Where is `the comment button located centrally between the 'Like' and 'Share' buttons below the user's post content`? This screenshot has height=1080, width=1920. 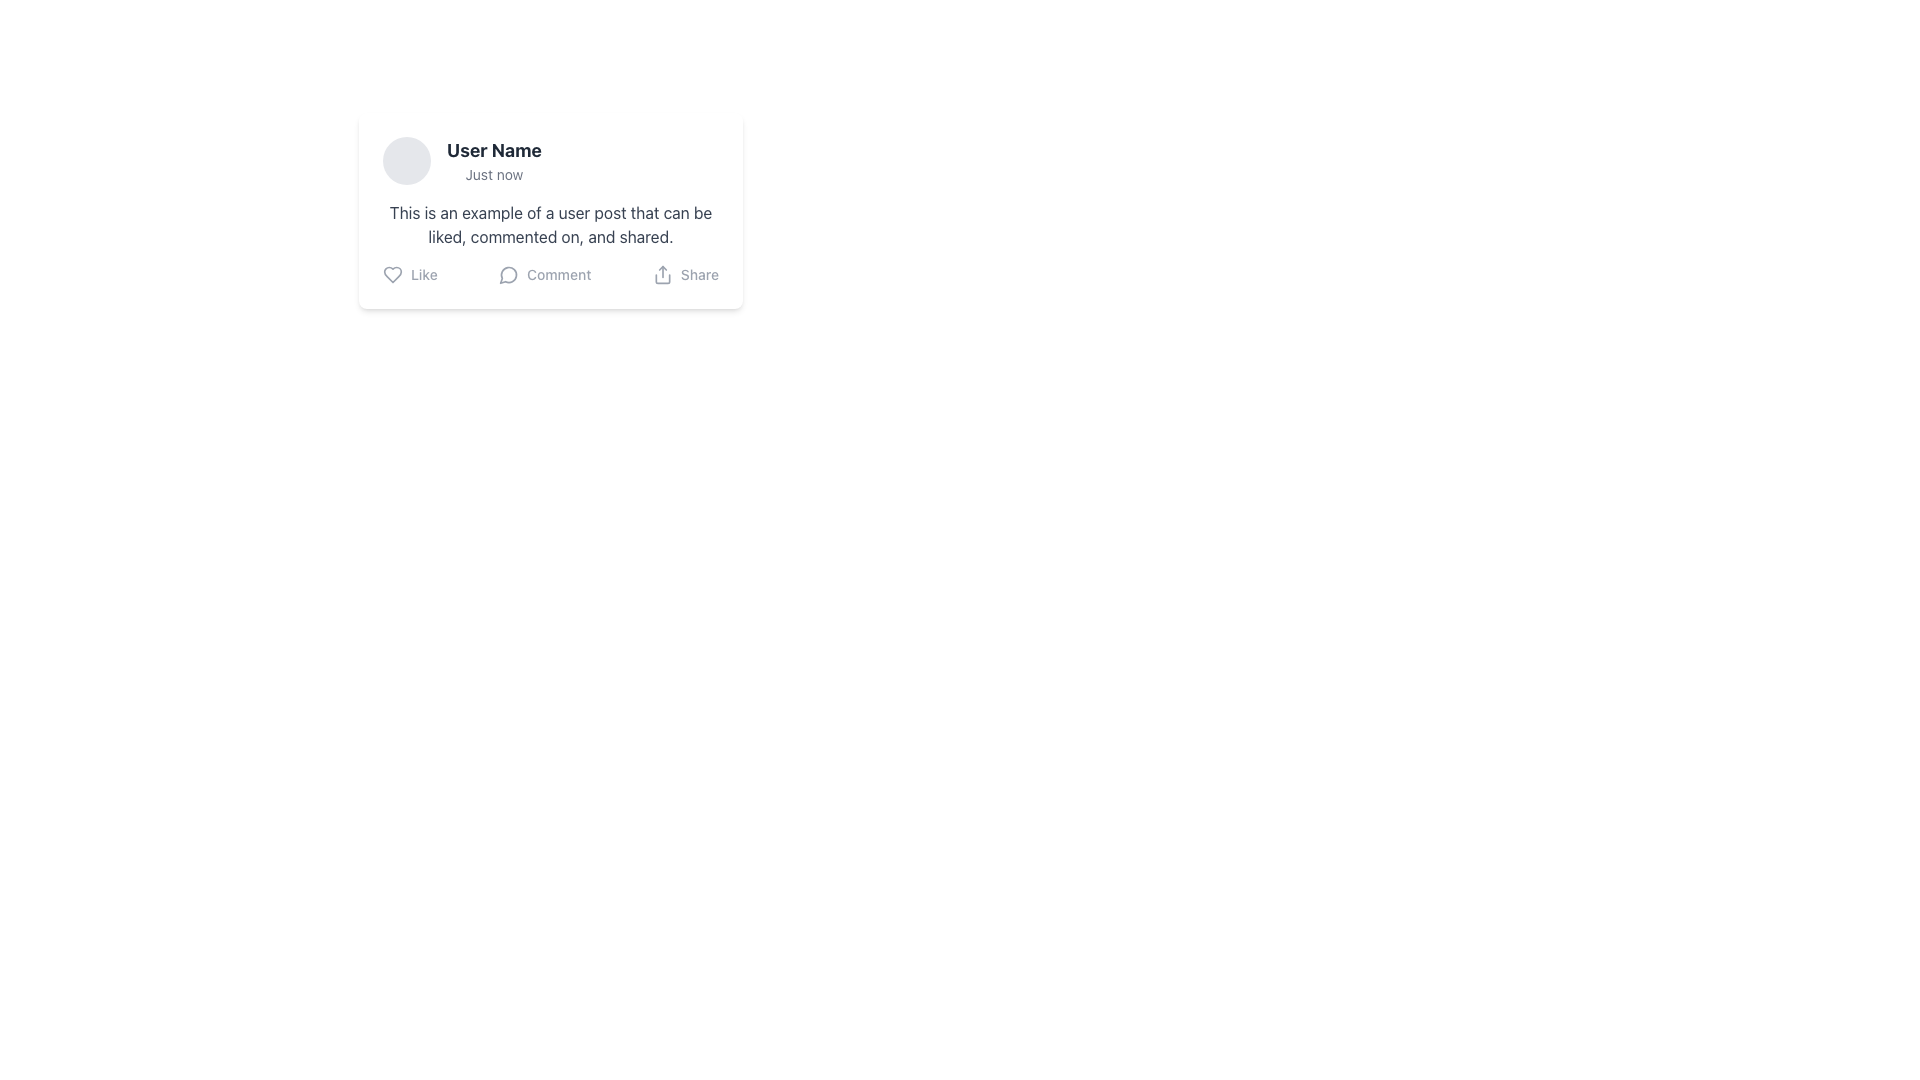
the comment button located centrally between the 'Like' and 'Share' buttons below the user's post content is located at coordinates (545, 274).